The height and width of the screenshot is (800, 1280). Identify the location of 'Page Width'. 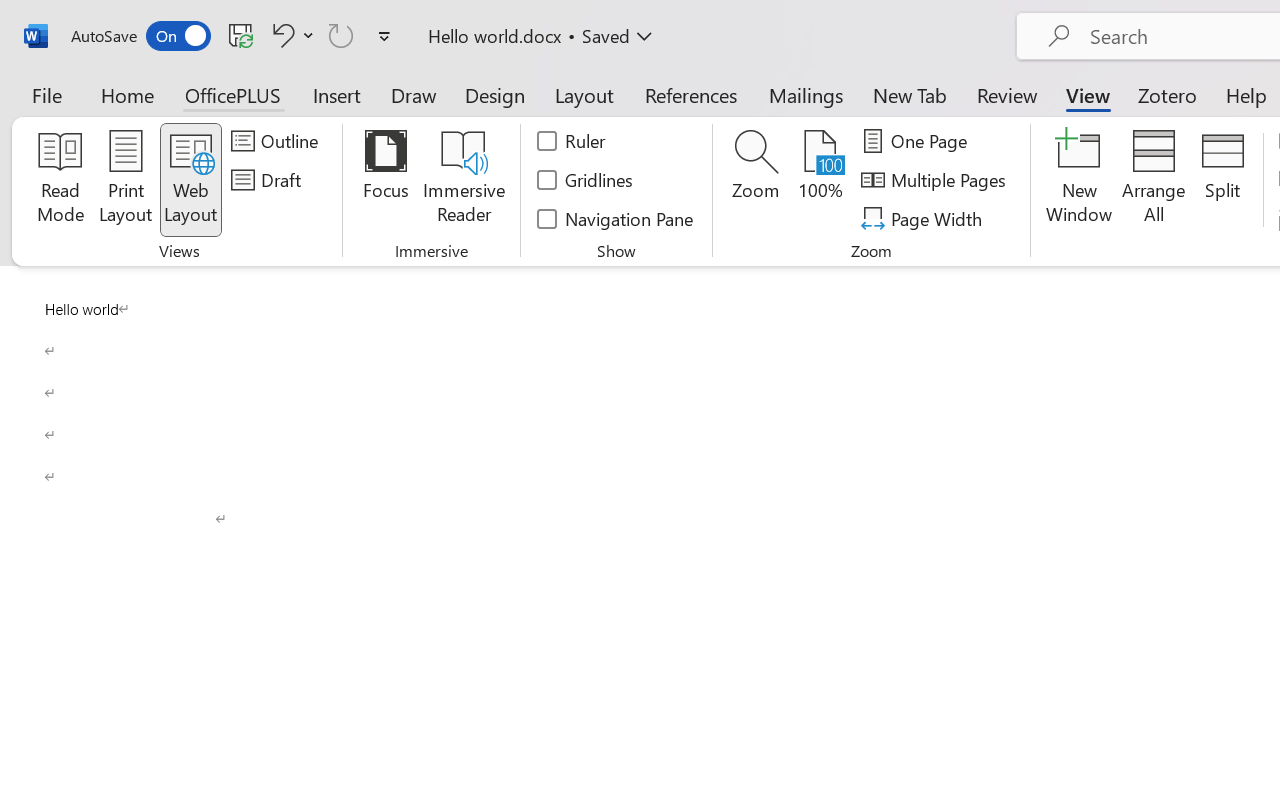
(923, 218).